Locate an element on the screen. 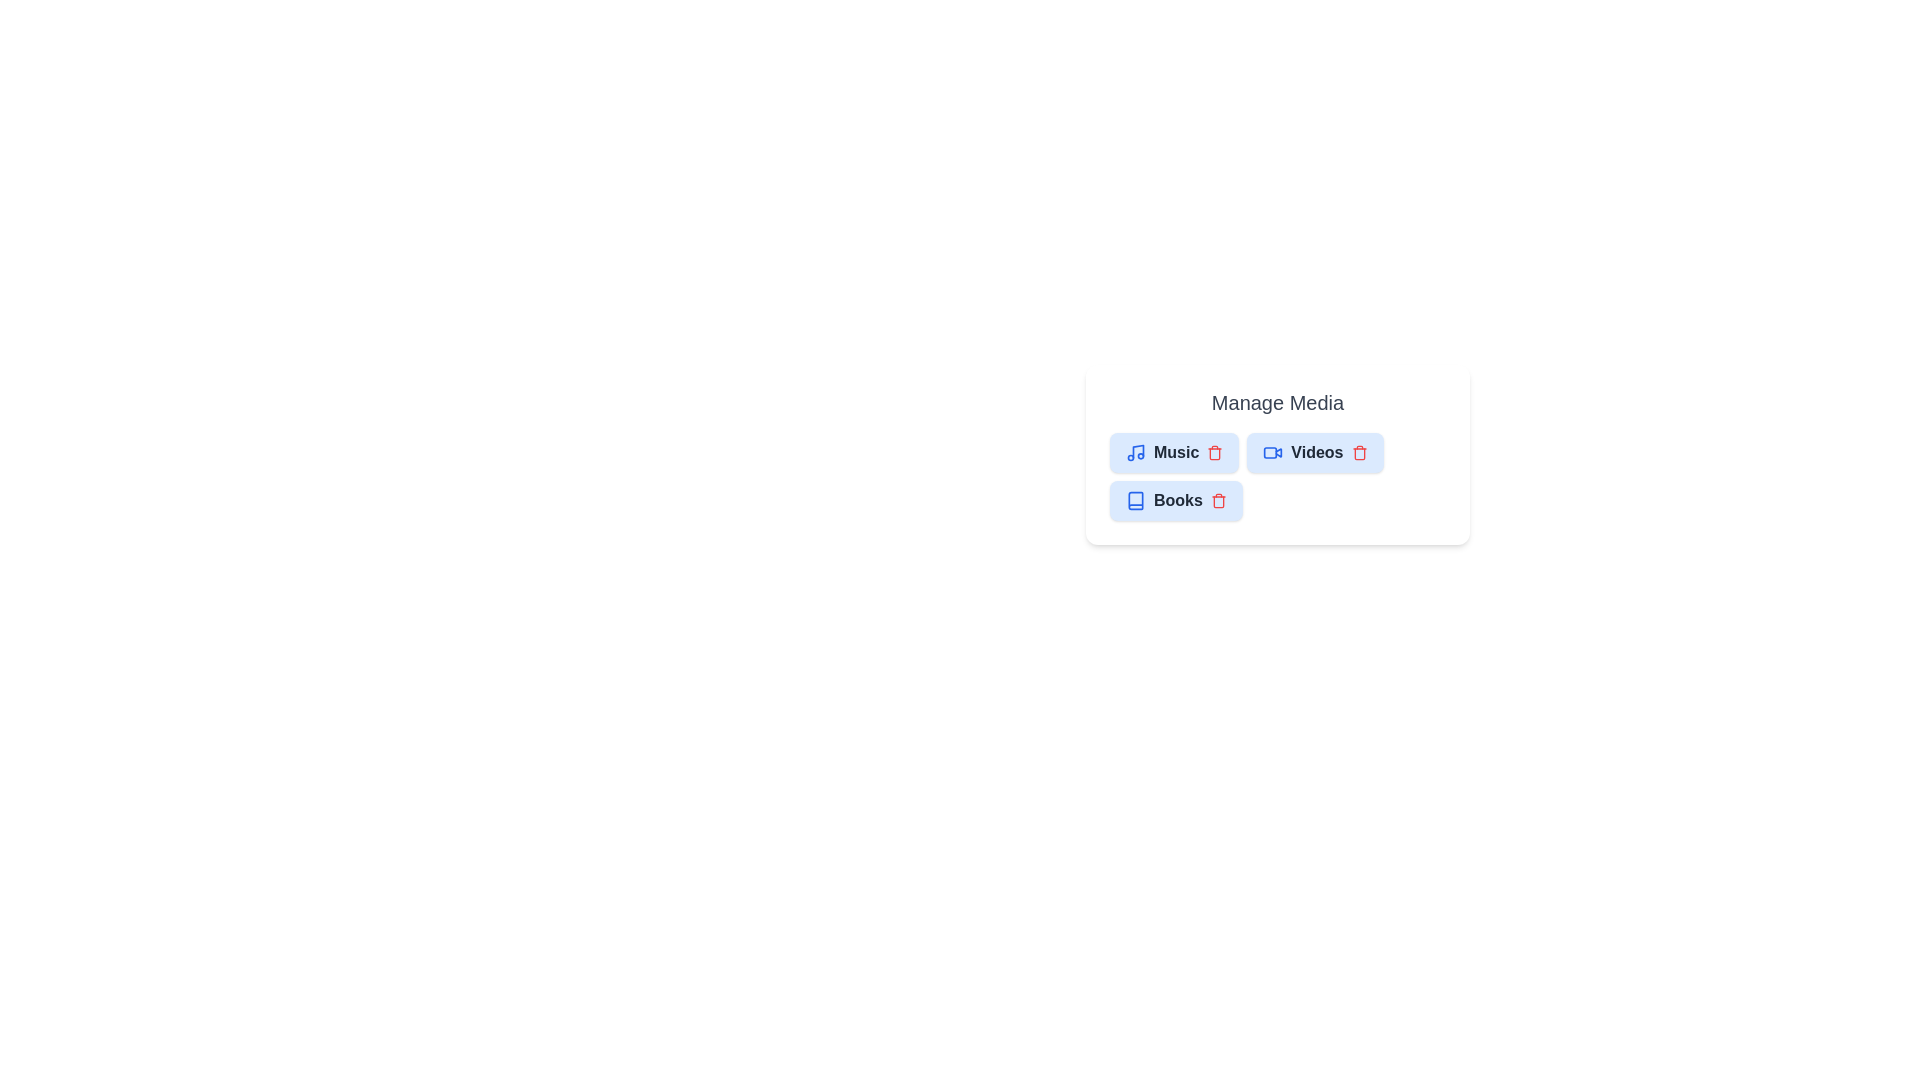 The image size is (1920, 1080). the delete button of the chip labeled Music is located at coordinates (1214, 452).